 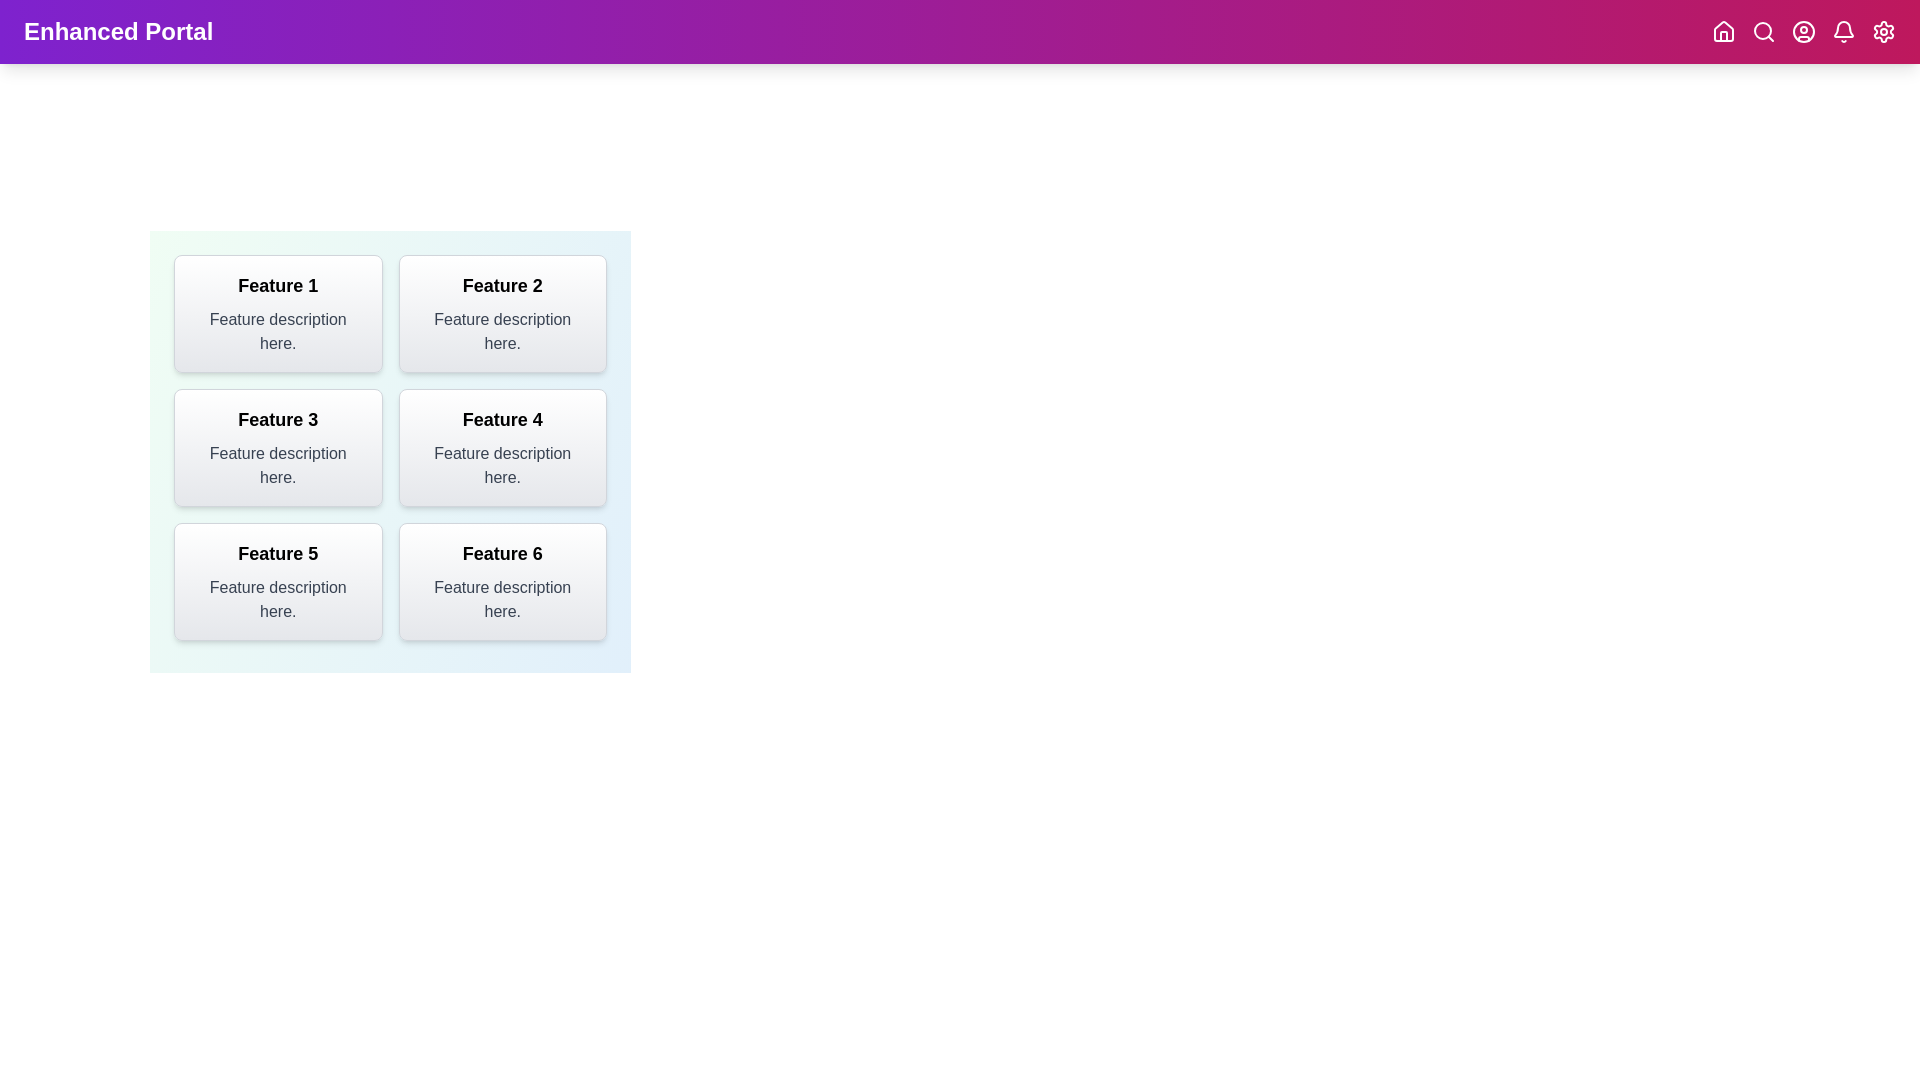 What do you see at coordinates (1842, 31) in the screenshot?
I see `the navigation icon bell to see its hover effect` at bounding box center [1842, 31].